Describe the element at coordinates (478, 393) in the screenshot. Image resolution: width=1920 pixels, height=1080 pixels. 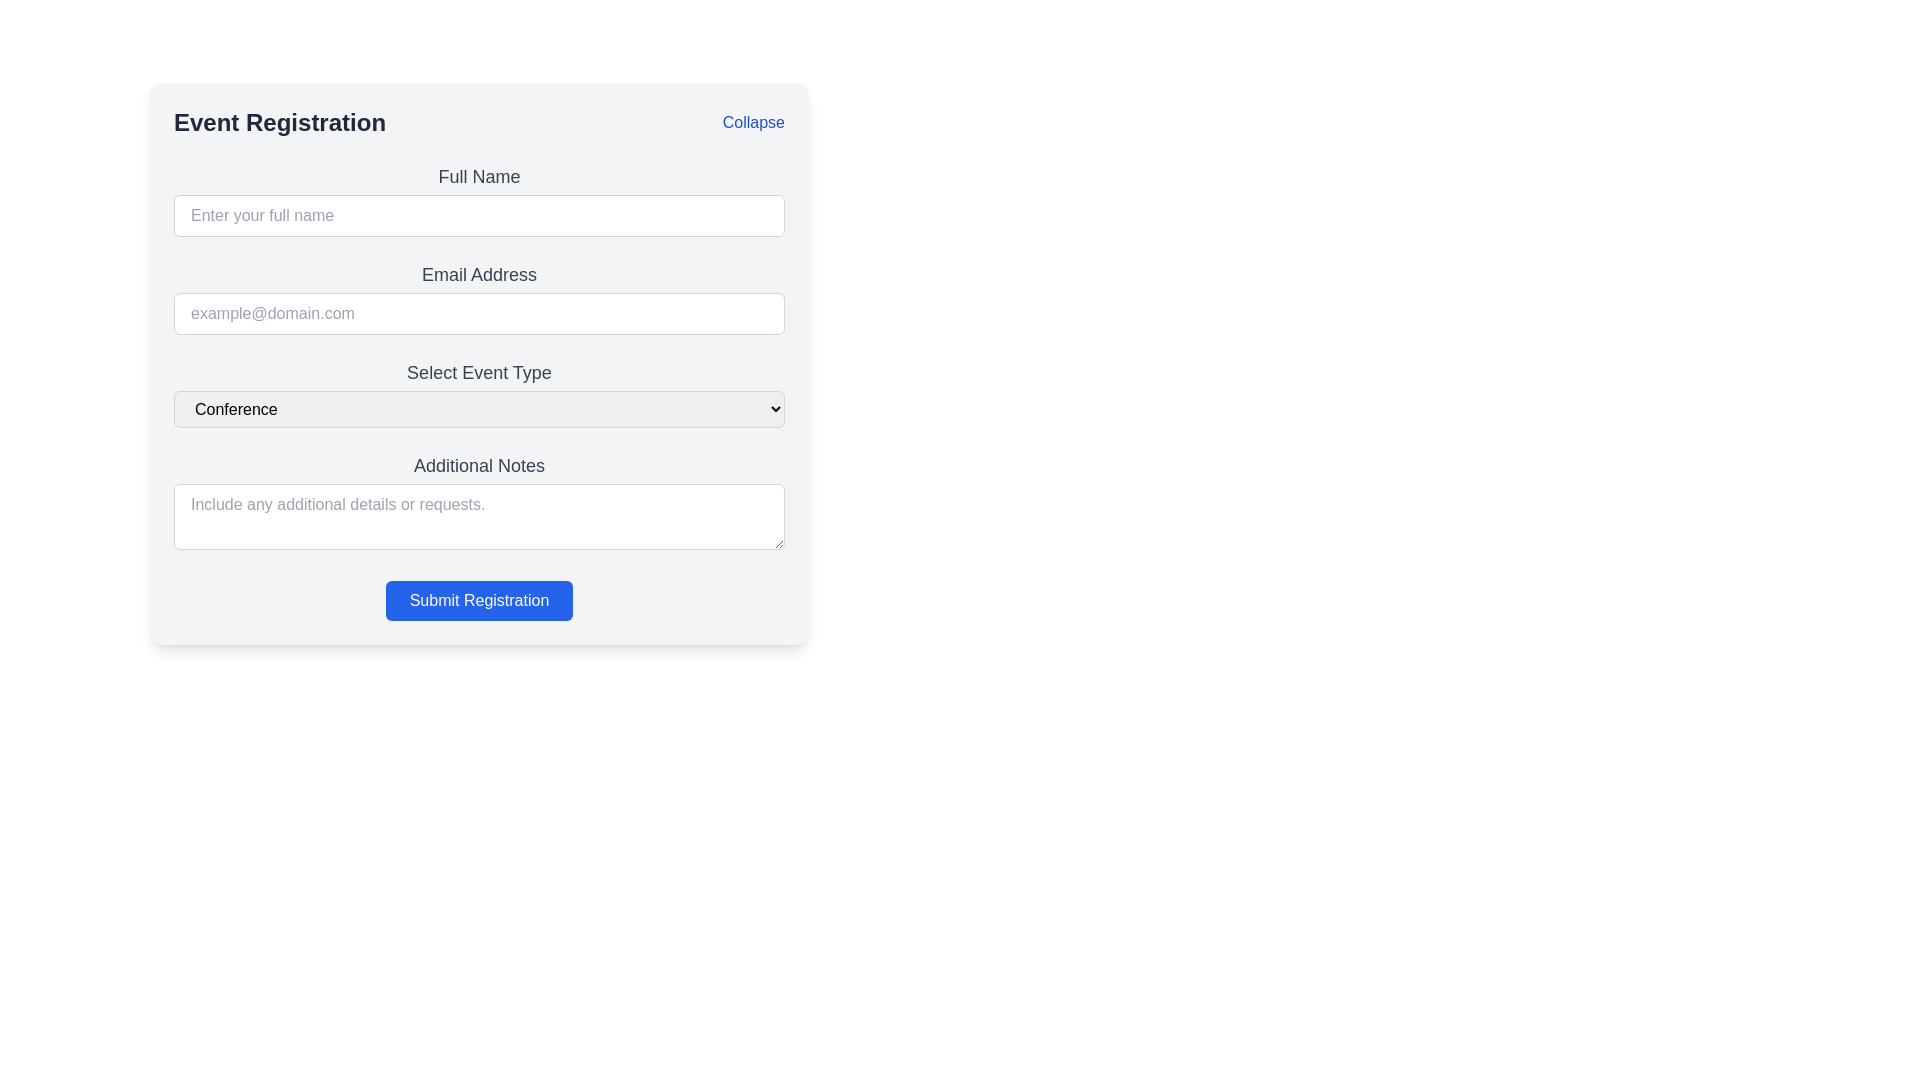
I see `the dropdown menu labeled 'Select Event Type'` at that location.